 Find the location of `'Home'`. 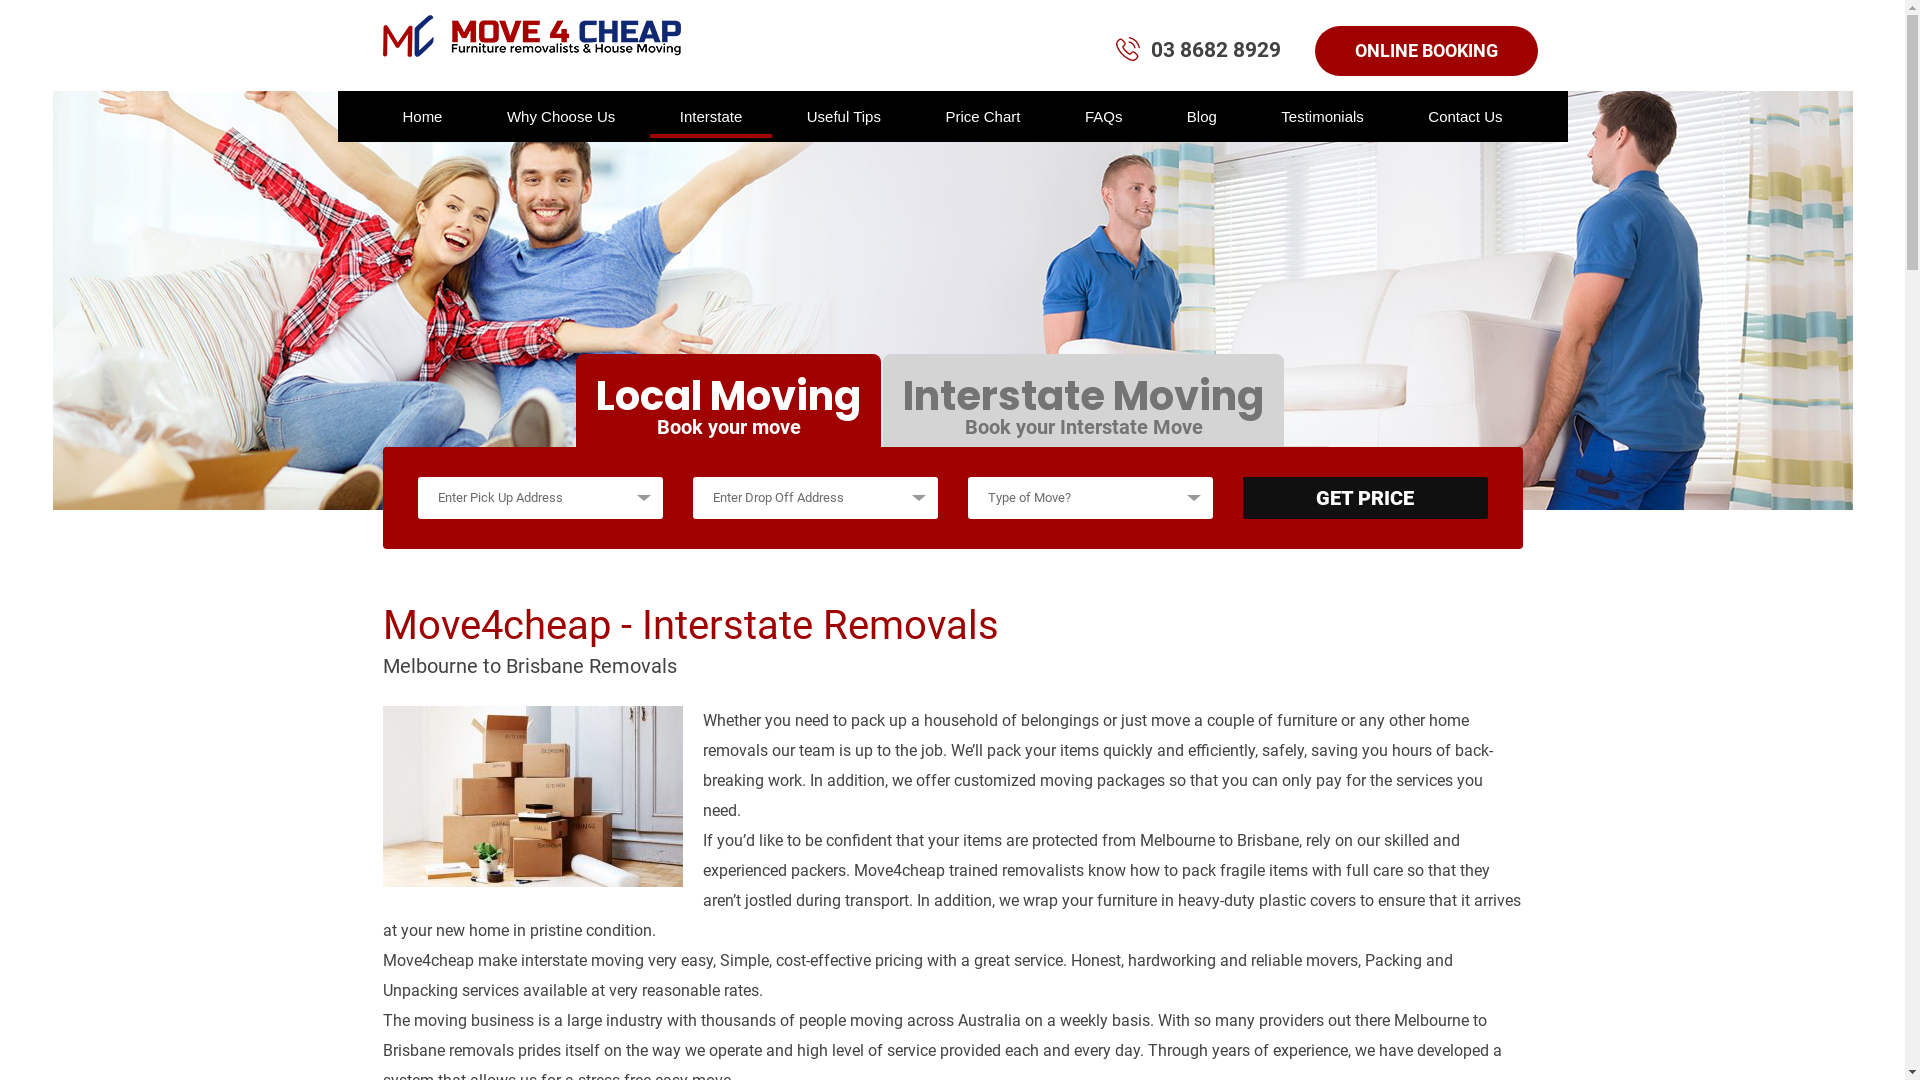

'Home' is located at coordinates (372, 116).